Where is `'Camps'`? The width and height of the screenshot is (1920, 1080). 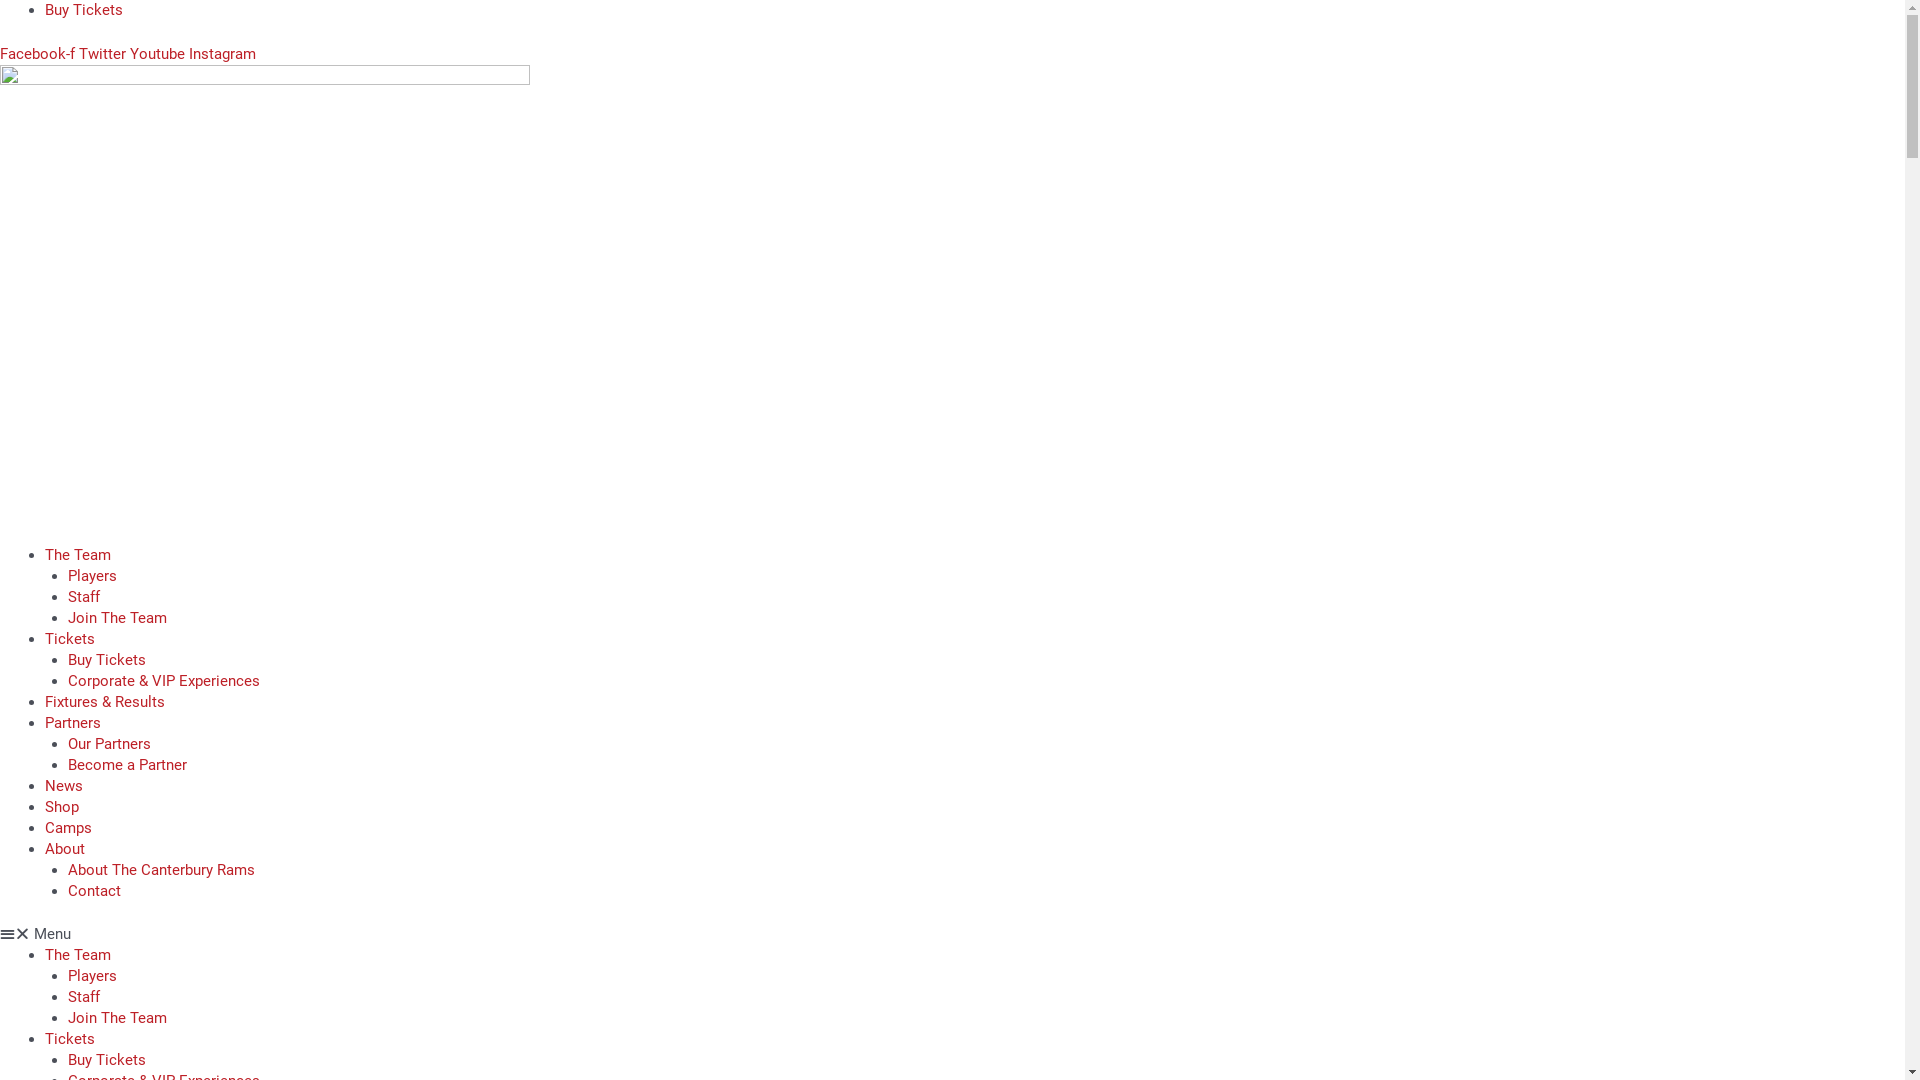 'Camps' is located at coordinates (68, 826).